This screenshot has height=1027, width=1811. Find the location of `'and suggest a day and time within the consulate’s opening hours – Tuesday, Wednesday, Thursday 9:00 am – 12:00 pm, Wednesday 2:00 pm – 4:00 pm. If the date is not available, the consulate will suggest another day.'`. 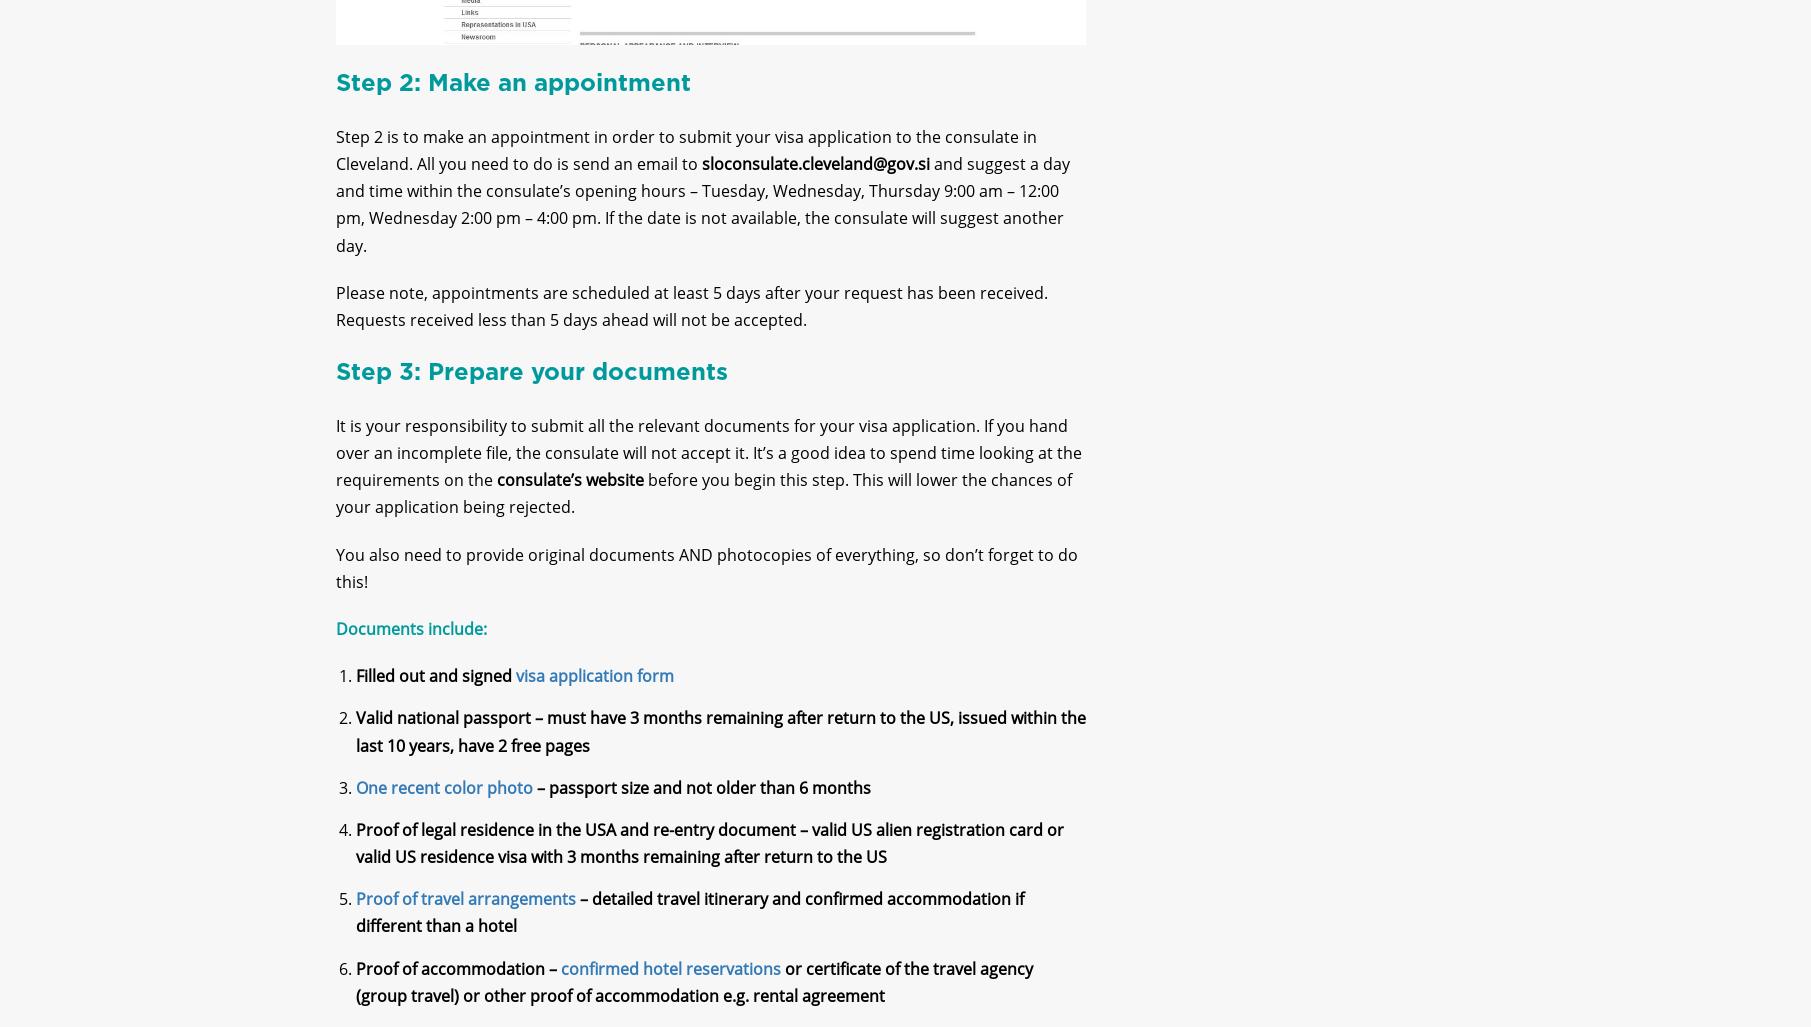

'and suggest a day and time within the consulate’s opening hours – Tuesday, Wednesday, Thursday 9:00 am – 12:00 pm, Wednesday 2:00 pm – 4:00 pm. If the date is not available, the consulate will suggest another day.' is located at coordinates (701, 220).